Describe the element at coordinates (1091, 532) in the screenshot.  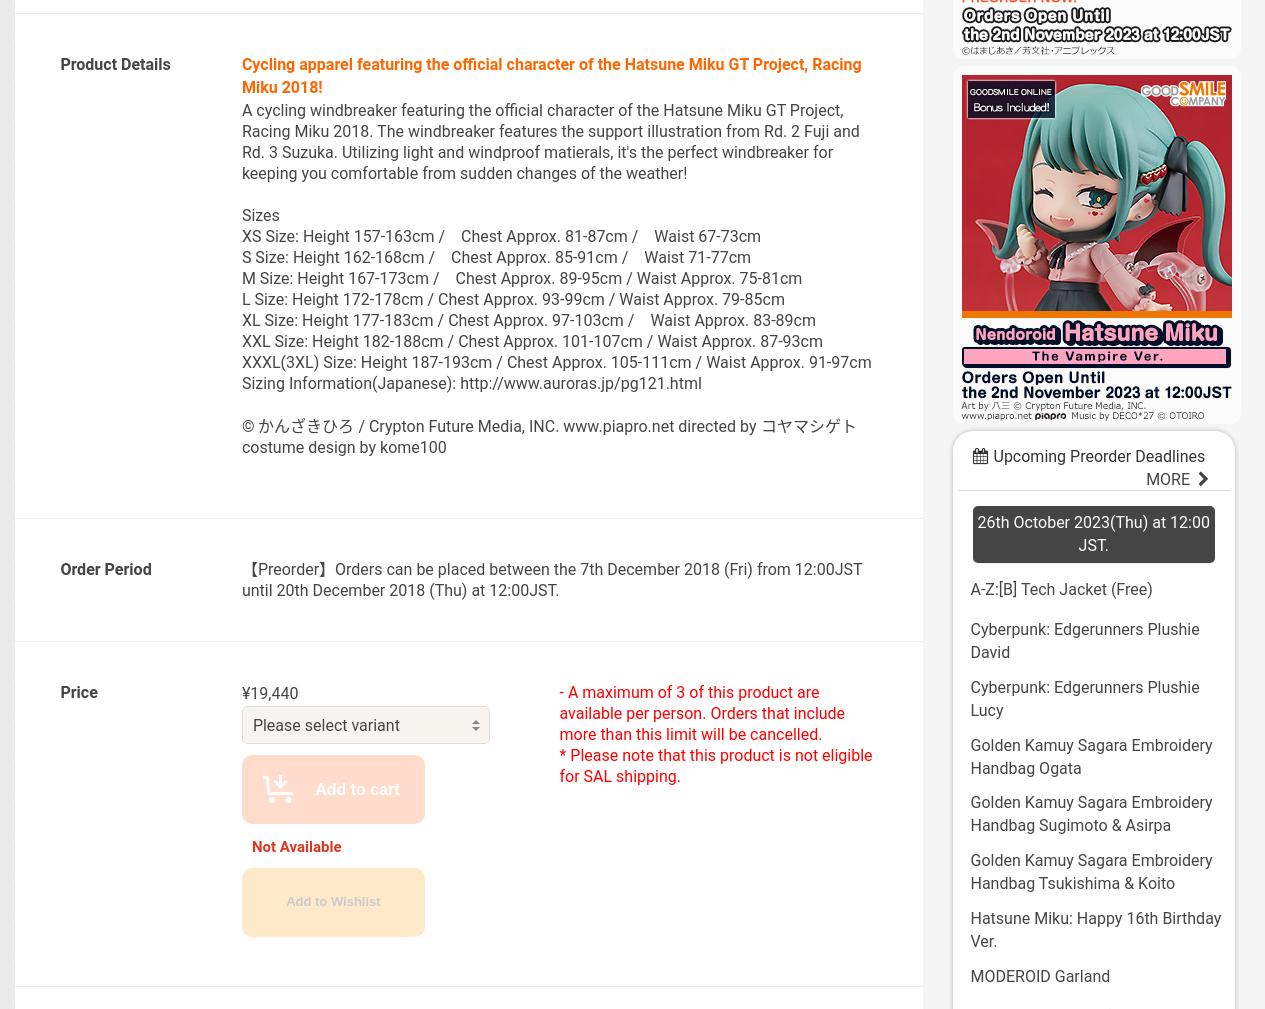
I see `'26th October  2023(Thu) at 12:00 JST.'` at that location.